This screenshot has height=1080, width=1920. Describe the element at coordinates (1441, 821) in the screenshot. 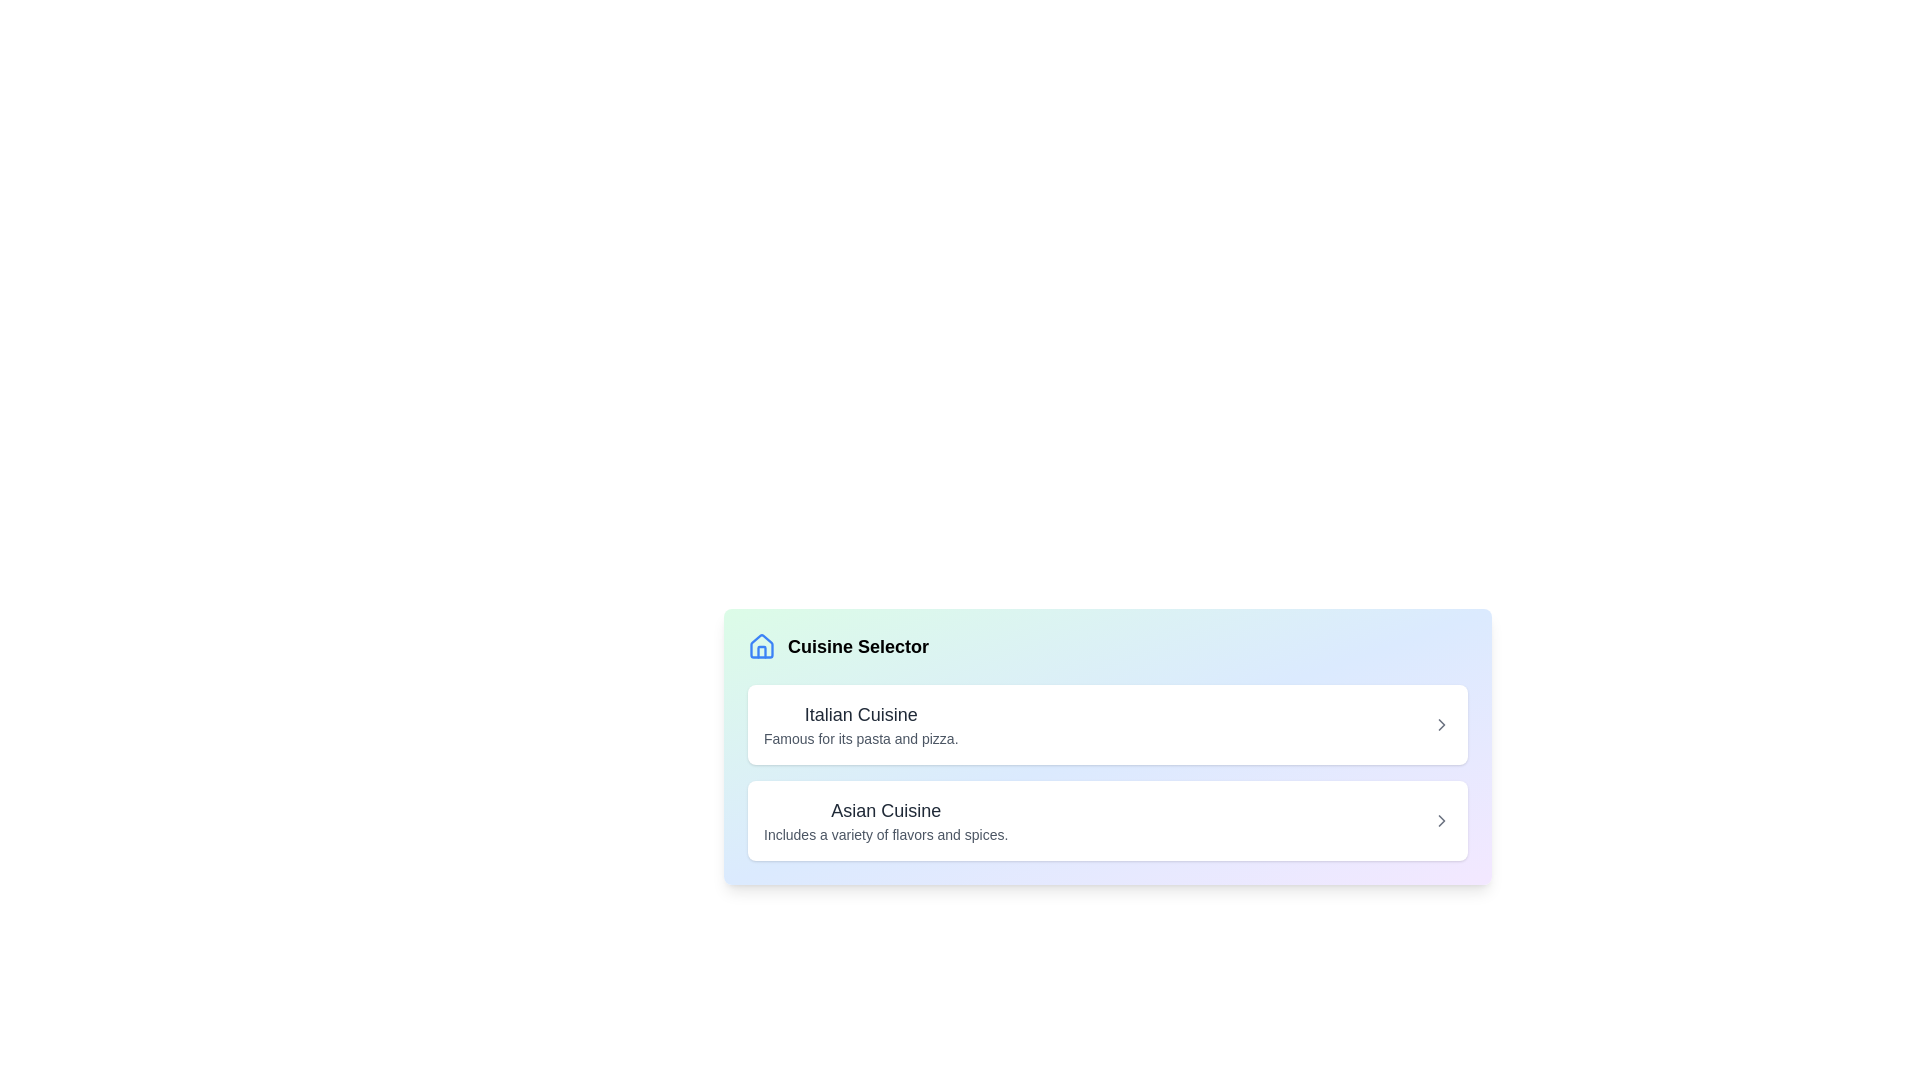

I see `the graphical arrow icon pointing to the right, located in the lower interactive region, aligned horizontally on the right side of the 'Asian Cuisine' title` at that location.